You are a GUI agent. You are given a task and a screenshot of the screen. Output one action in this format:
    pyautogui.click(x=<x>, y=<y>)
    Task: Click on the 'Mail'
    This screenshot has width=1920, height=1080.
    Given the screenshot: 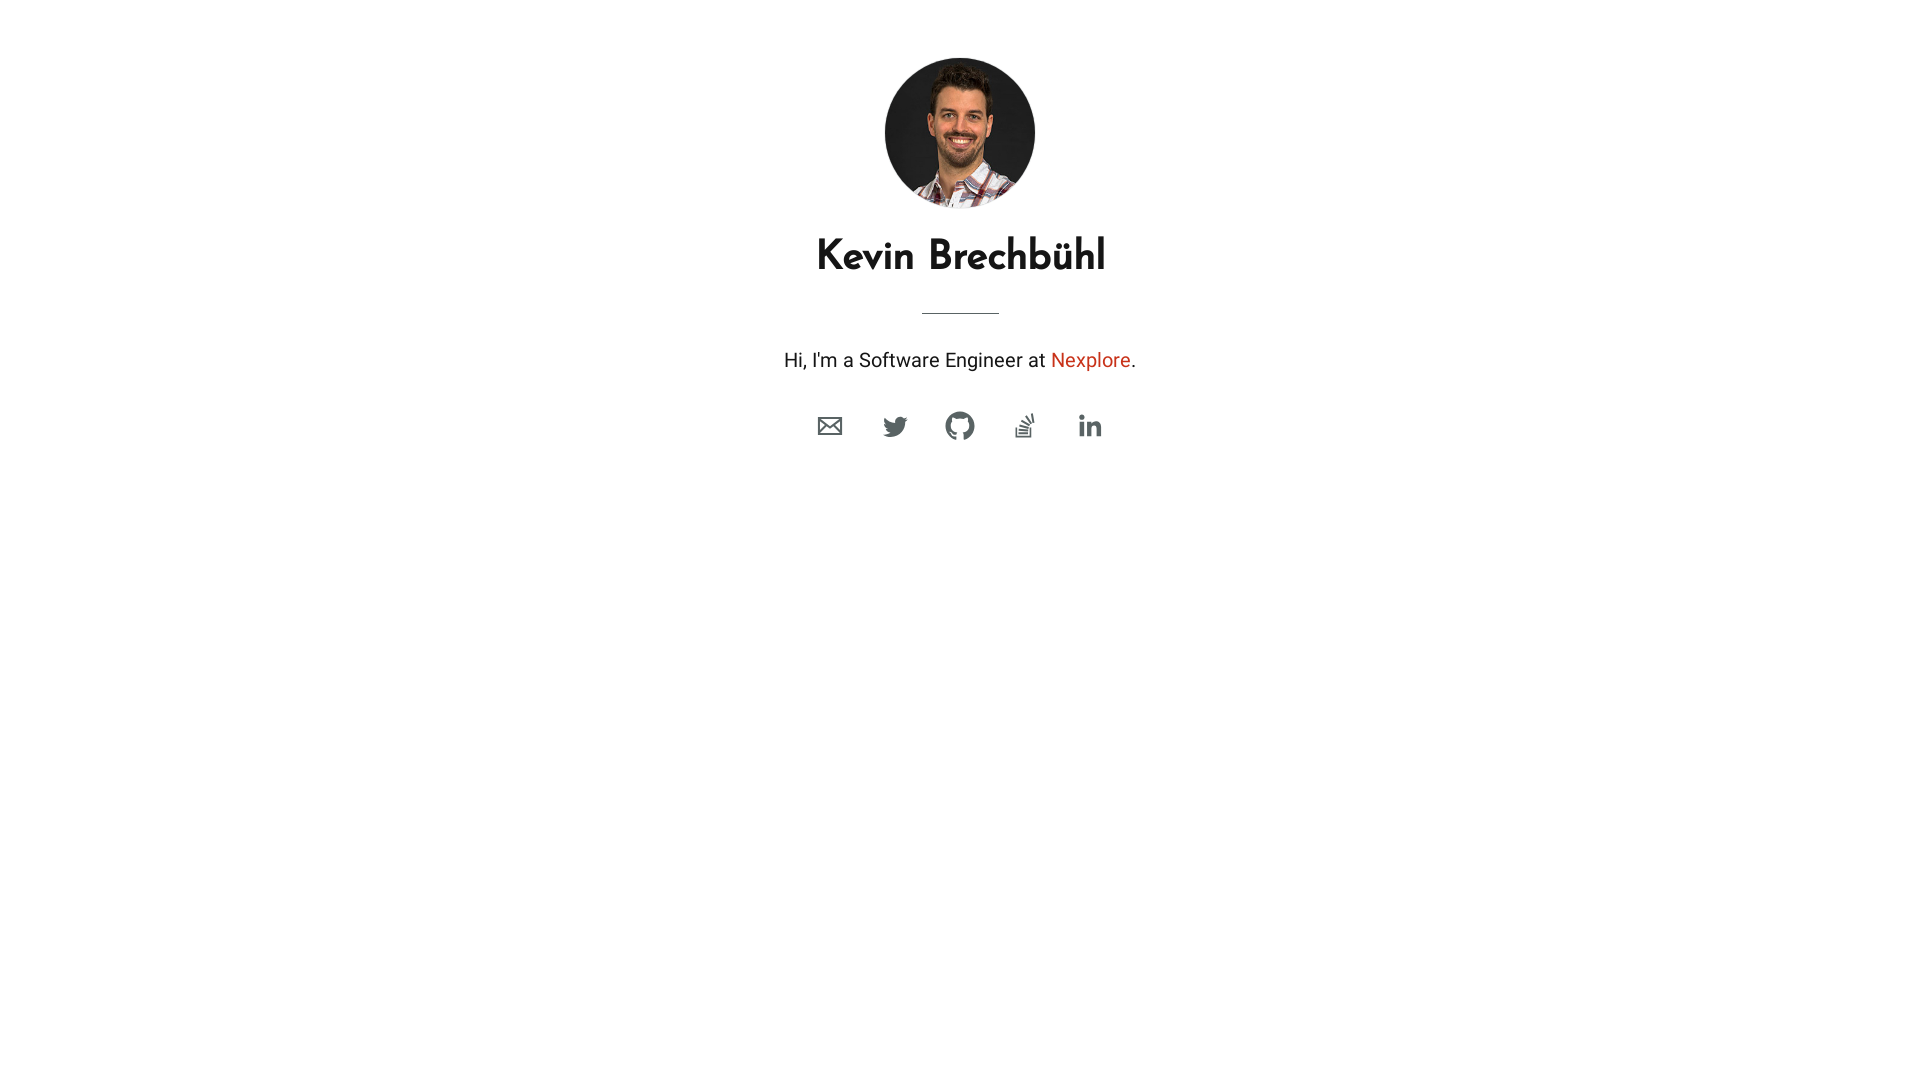 What is the action you would take?
    pyautogui.click(x=810, y=424)
    